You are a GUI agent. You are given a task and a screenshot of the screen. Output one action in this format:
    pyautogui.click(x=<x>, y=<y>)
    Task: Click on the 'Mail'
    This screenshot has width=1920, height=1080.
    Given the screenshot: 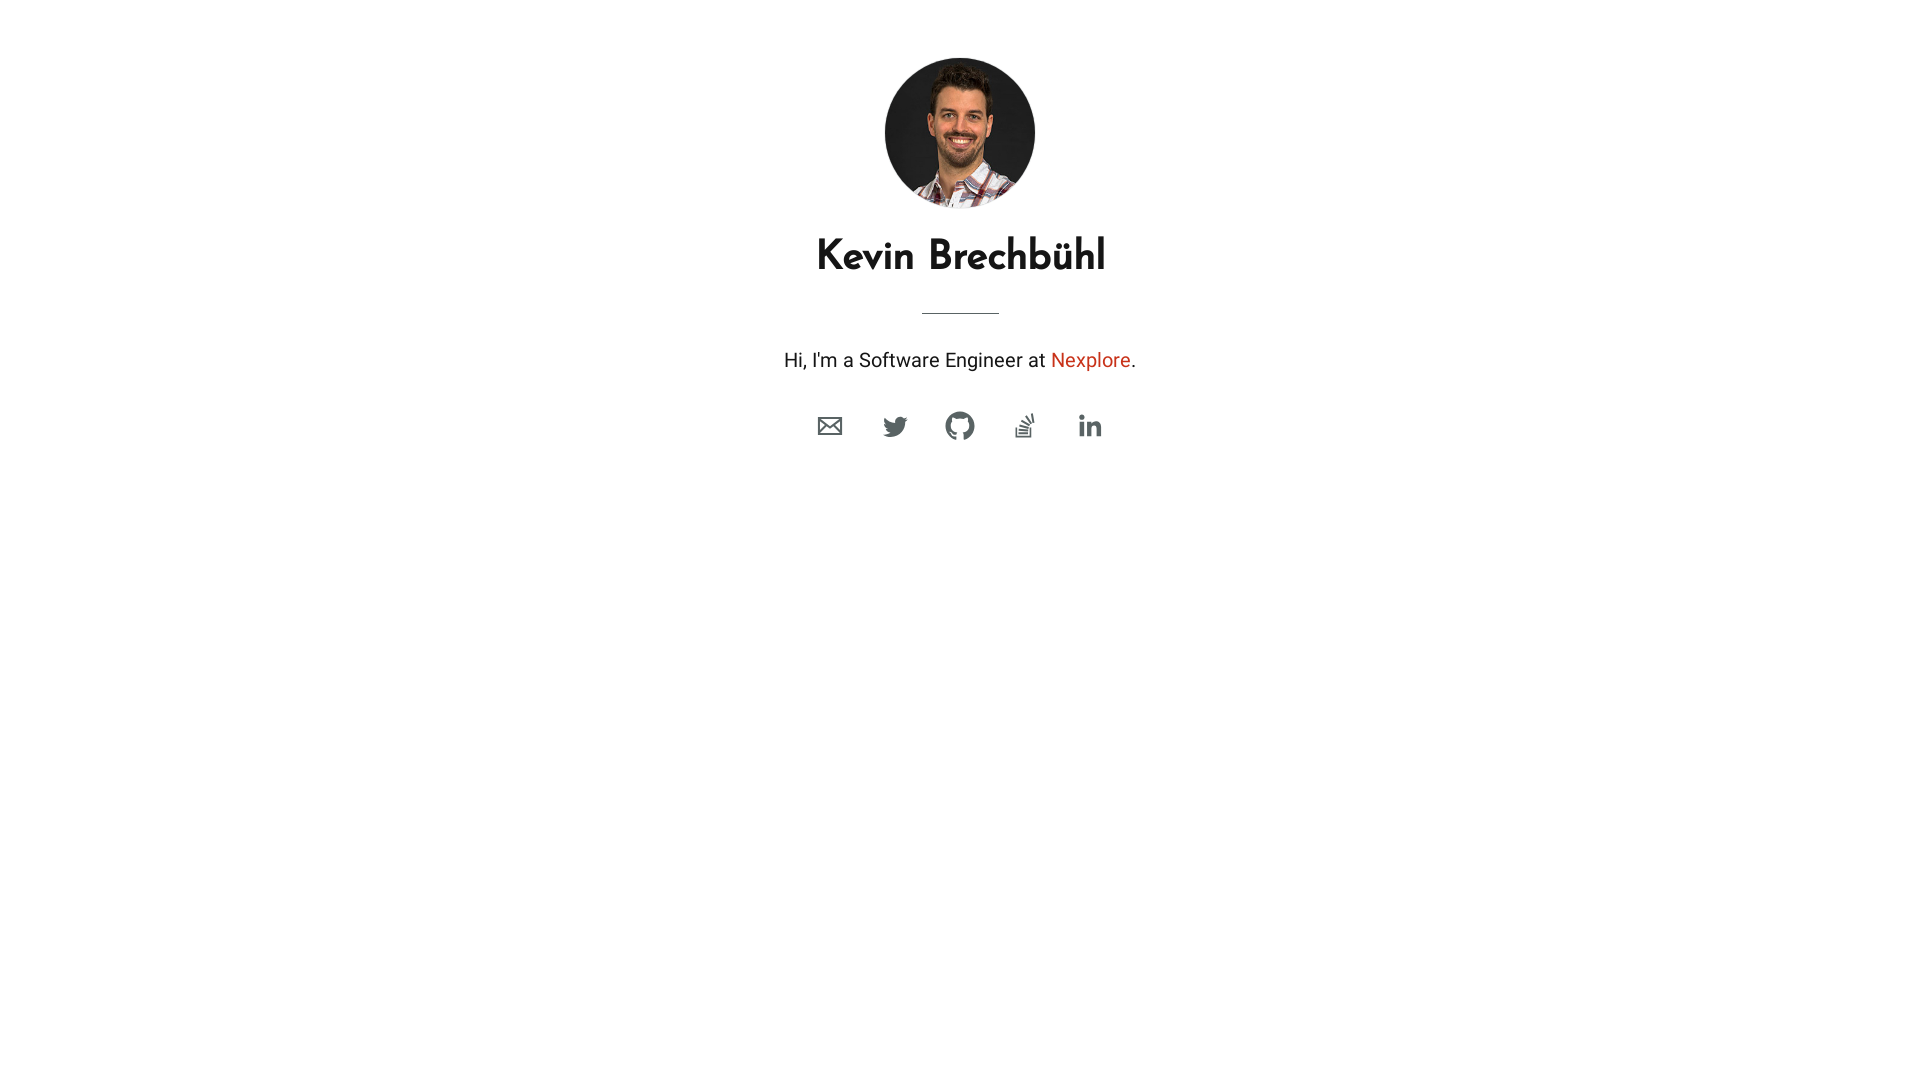 What is the action you would take?
    pyautogui.click(x=810, y=424)
    